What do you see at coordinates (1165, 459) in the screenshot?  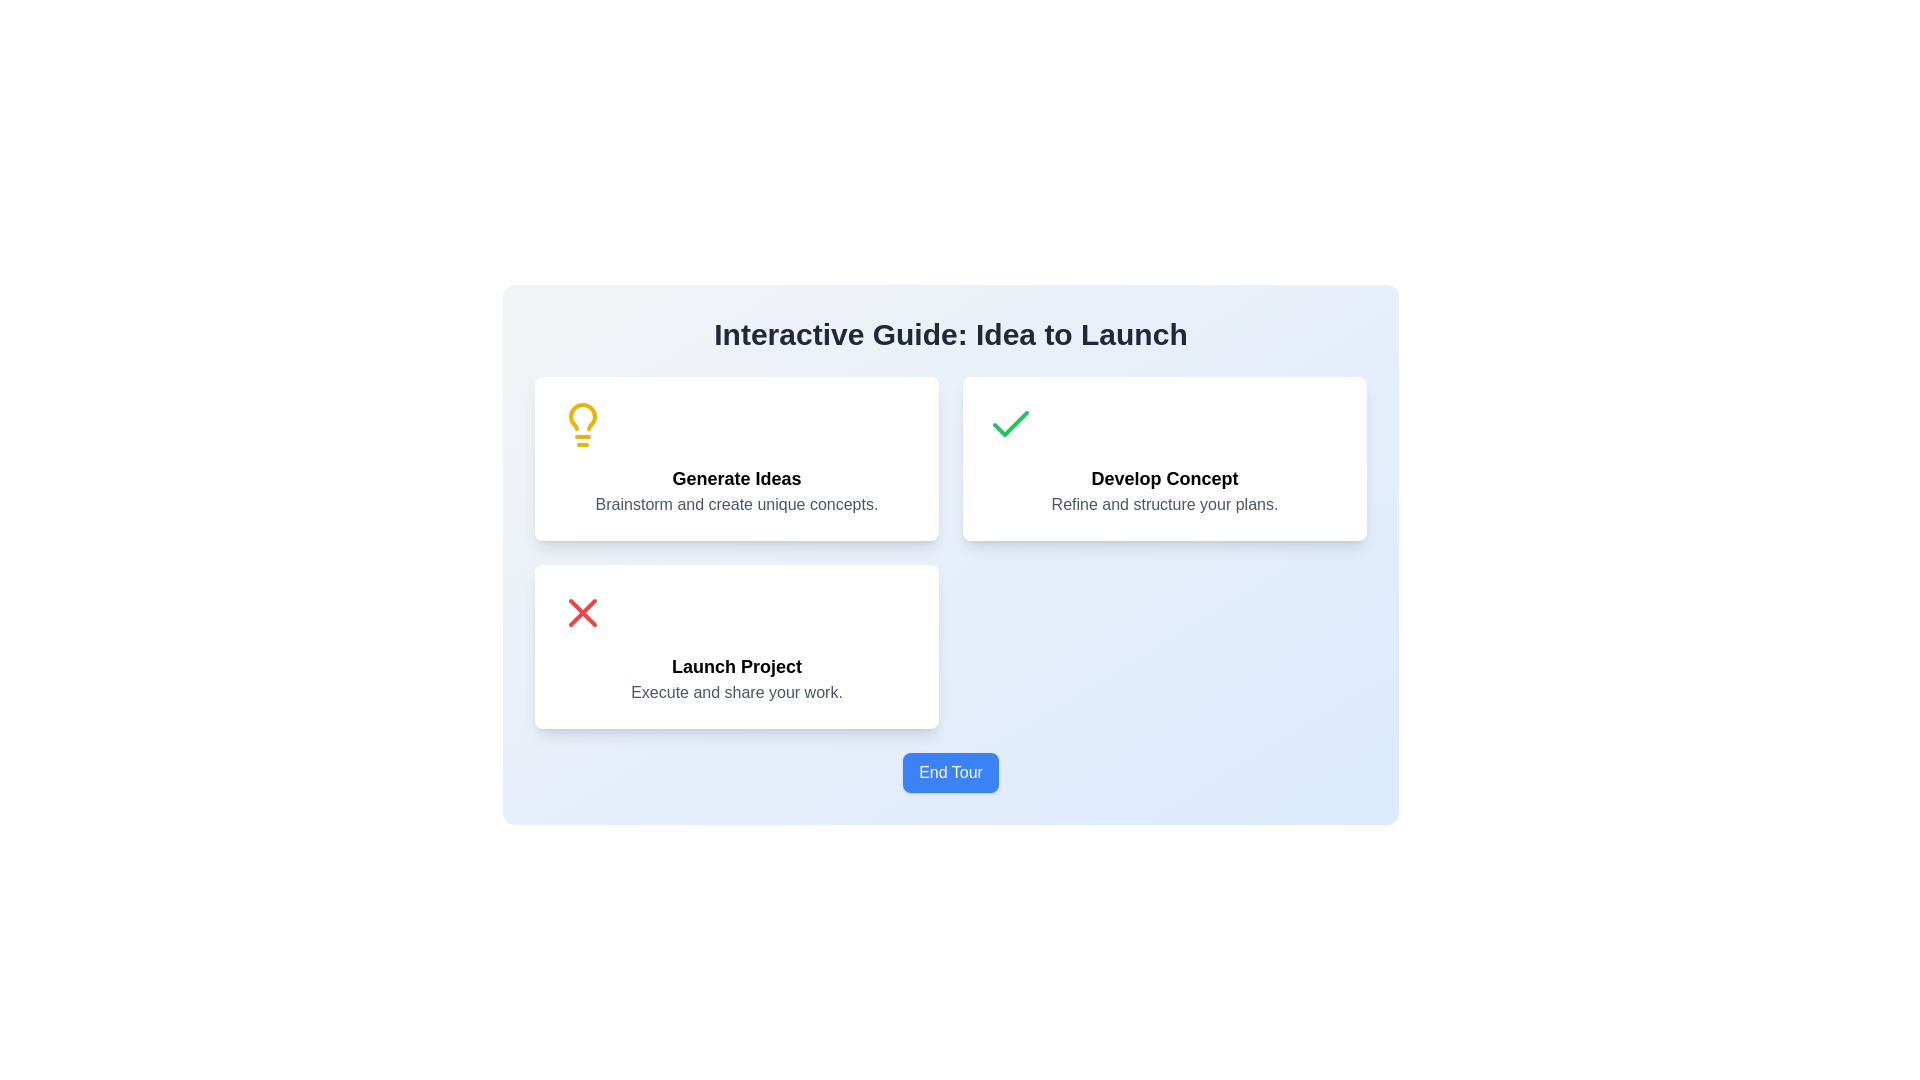 I see `details of the second card in the process guide, which focuses on the concept development phase` at bounding box center [1165, 459].